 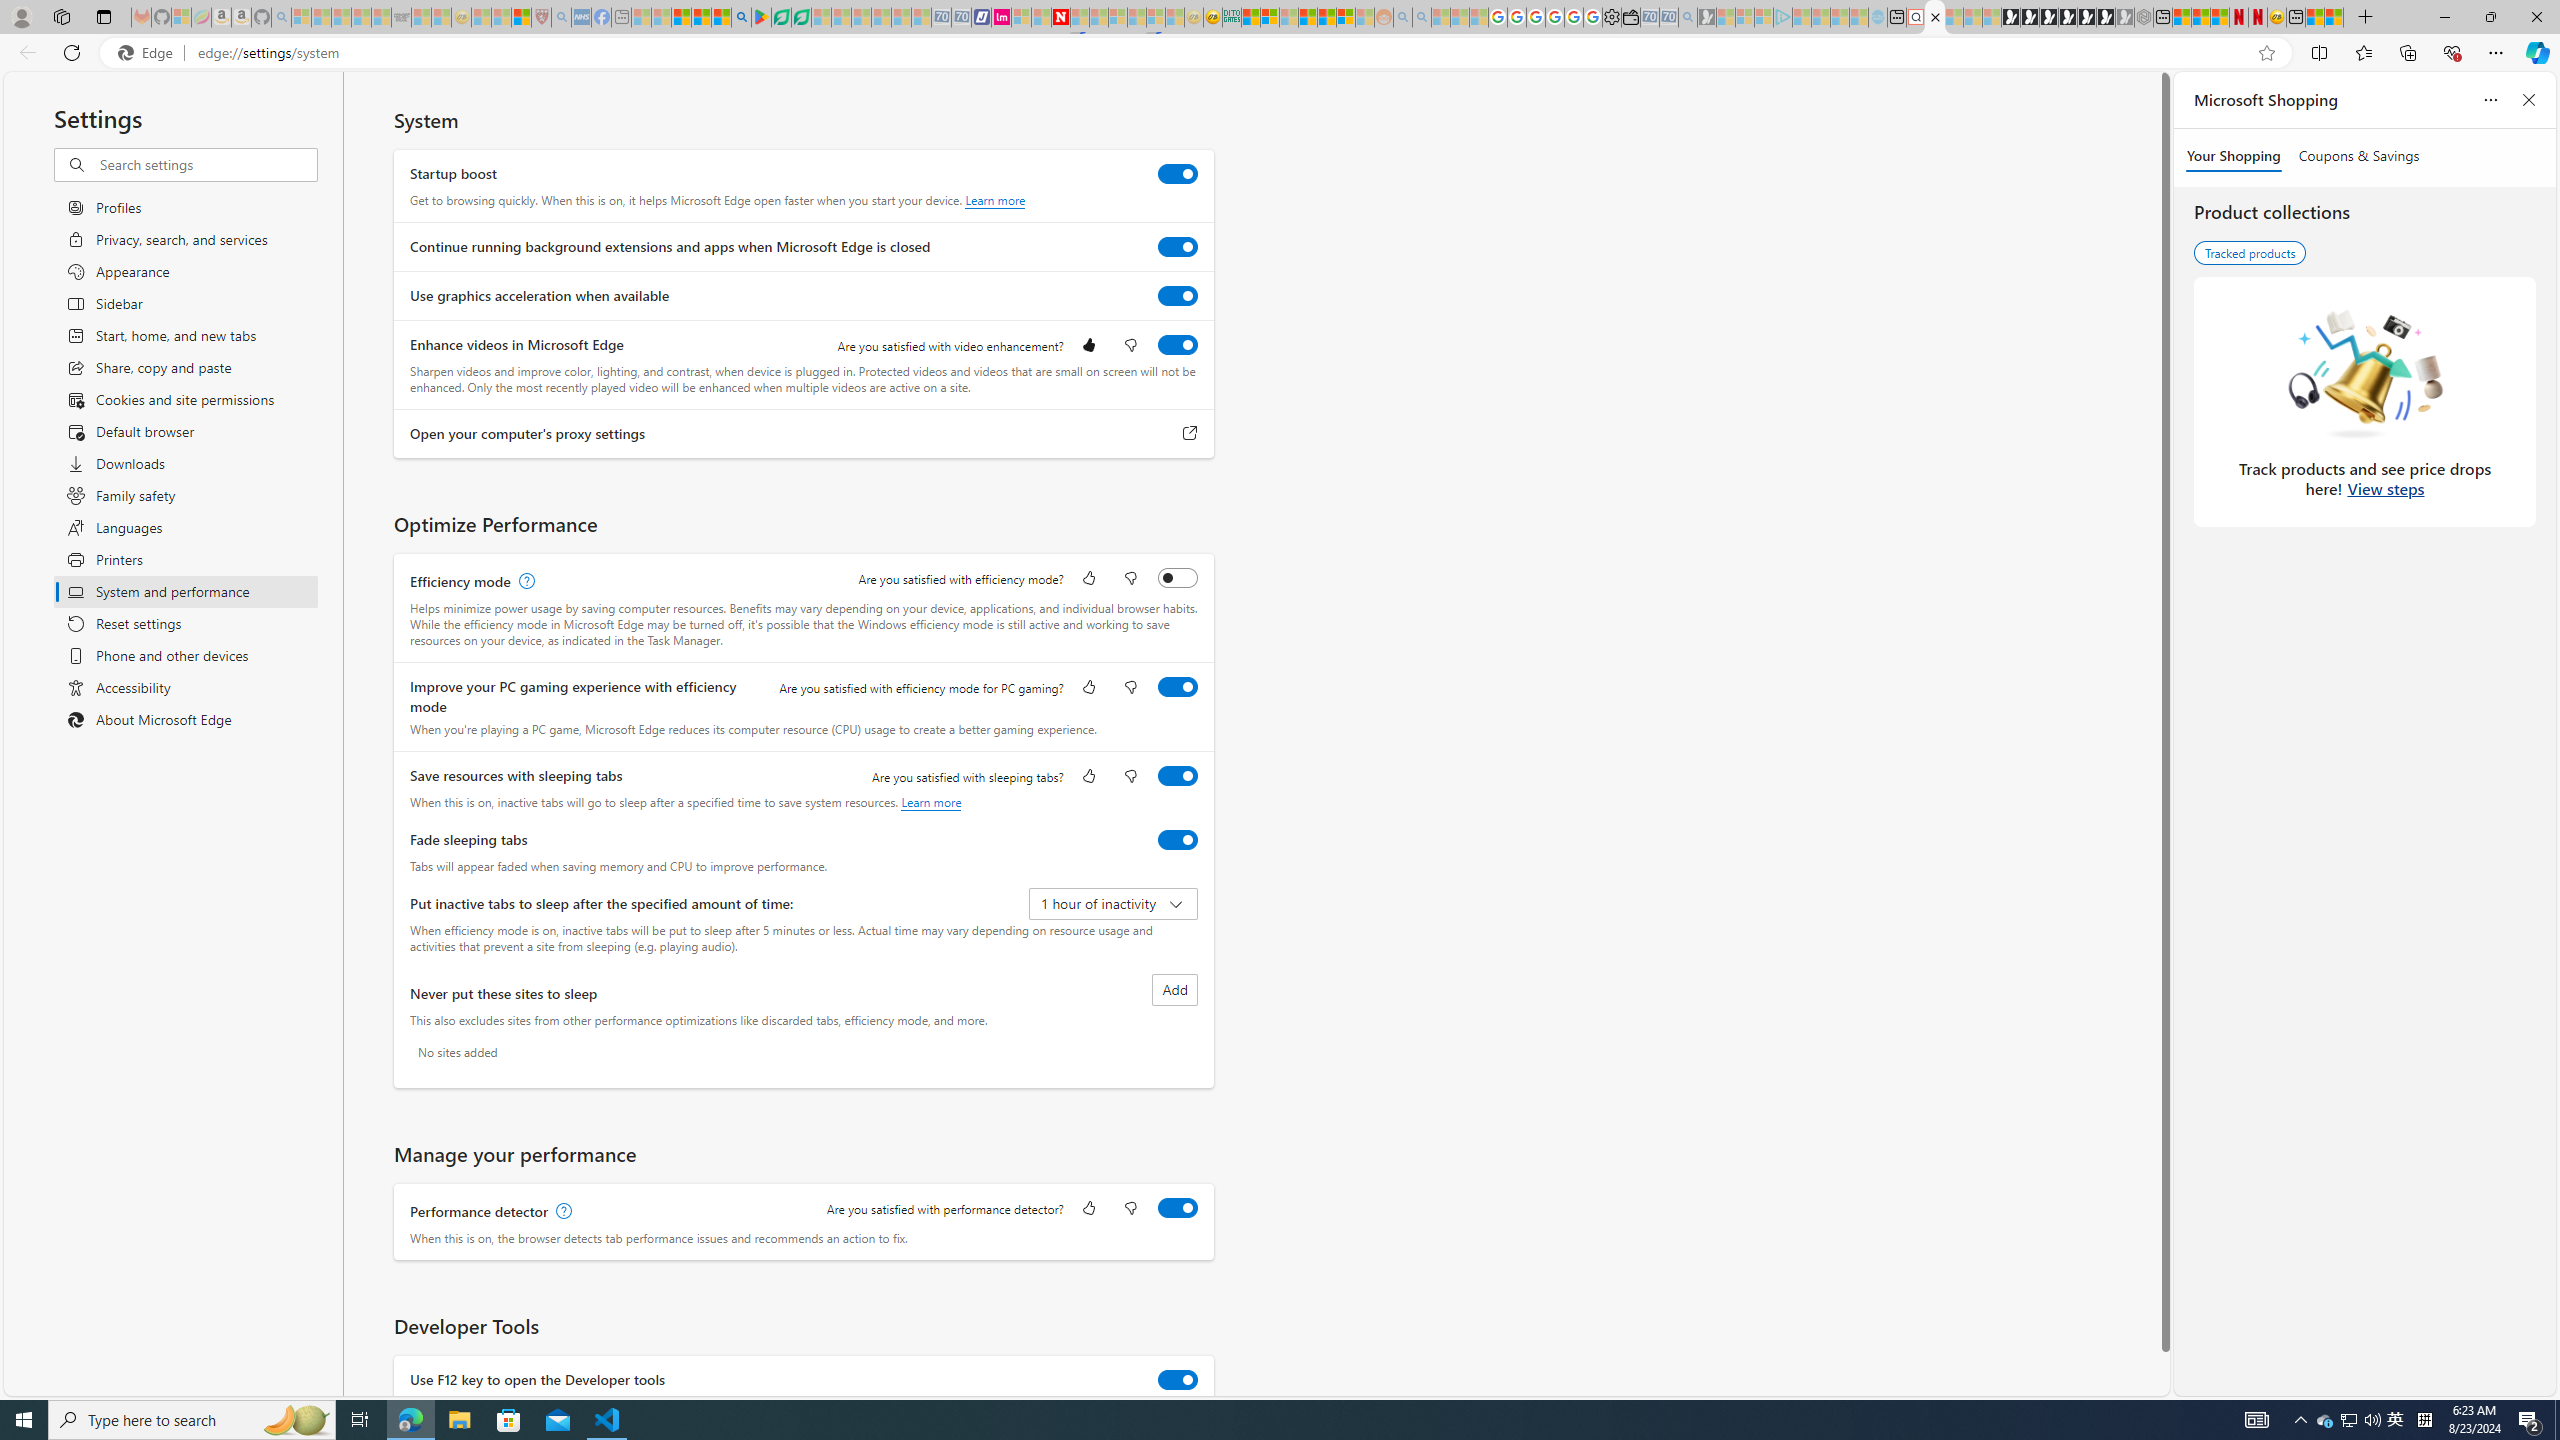 What do you see at coordinates (961, 16) in the screenshot?
I see `'Cheap Hotels - Save70.com - Sleeping'` at bounding box center [961, 16].